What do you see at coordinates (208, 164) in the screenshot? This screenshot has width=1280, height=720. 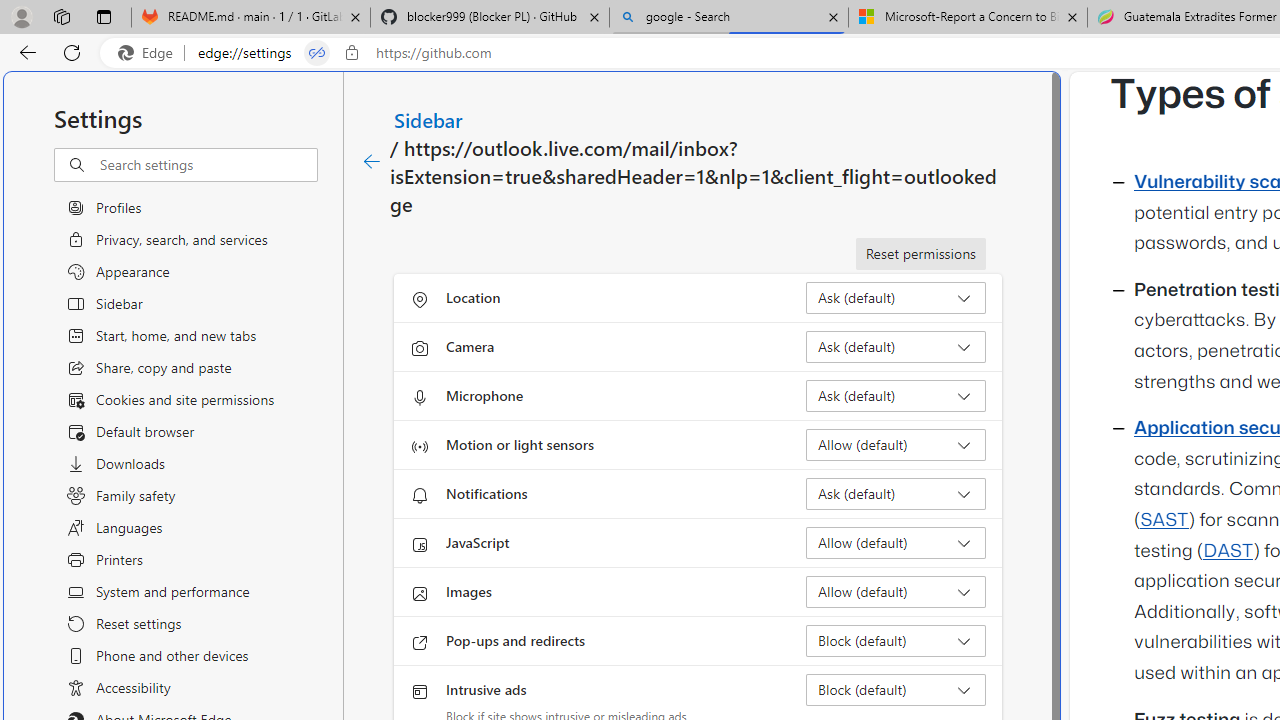 I see `'Search settings'` at bounding box center [208, 164].